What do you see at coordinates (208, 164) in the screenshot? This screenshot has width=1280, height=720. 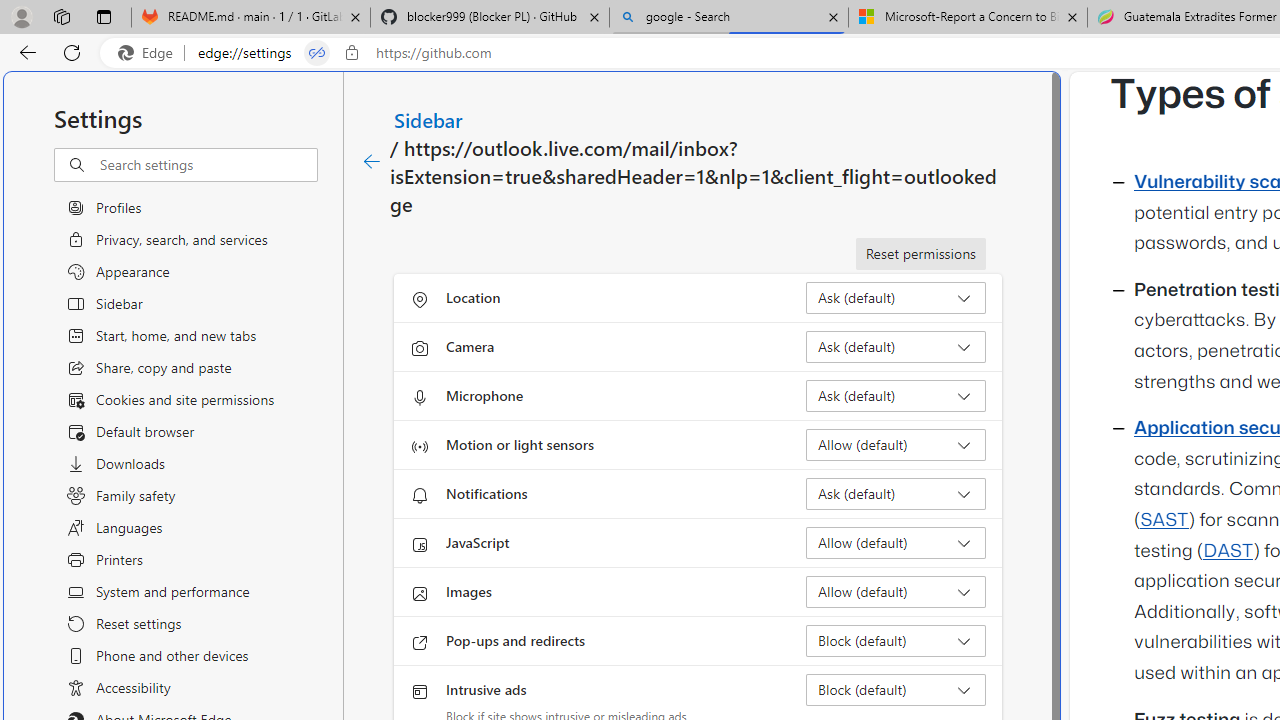 I see `'Search settings'` at bounding box center [208, 164].